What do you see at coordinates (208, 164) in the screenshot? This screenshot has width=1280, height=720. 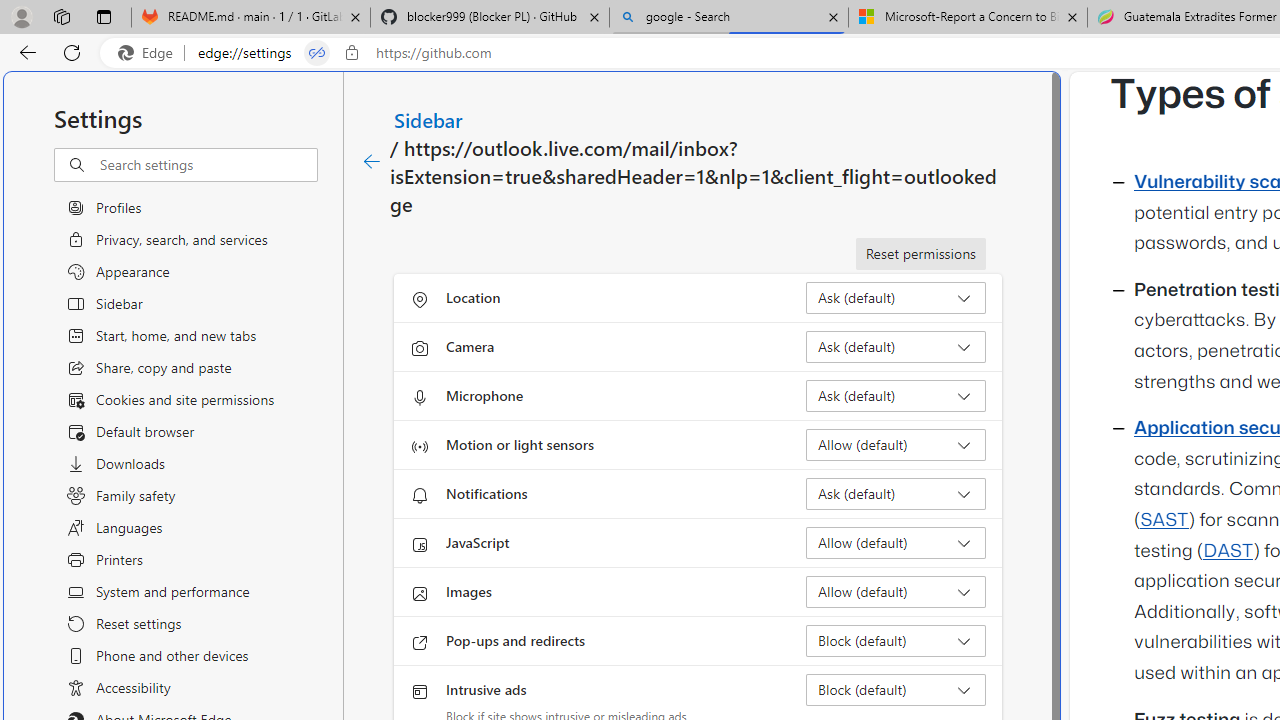 I see `'Search settings'` at bounding box center [208, 164].